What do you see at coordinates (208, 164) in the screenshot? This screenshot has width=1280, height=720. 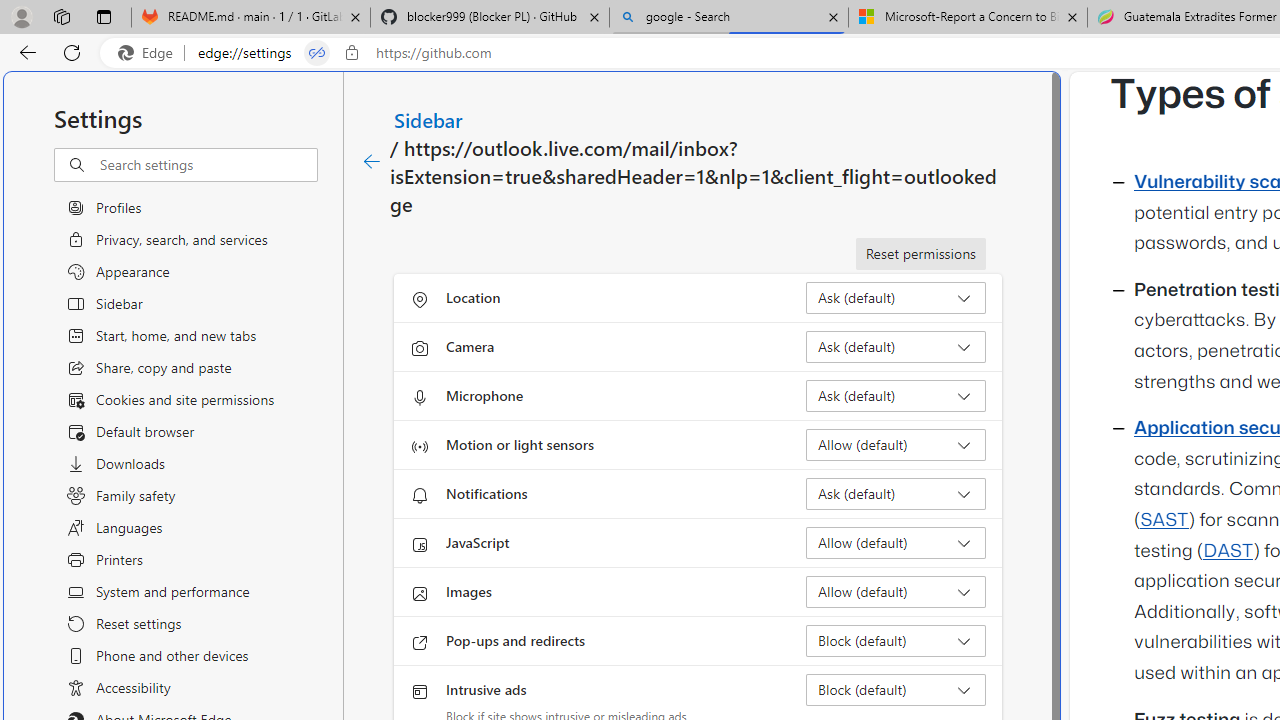 I see `'Search settings'` at bounding box center [208, 164].